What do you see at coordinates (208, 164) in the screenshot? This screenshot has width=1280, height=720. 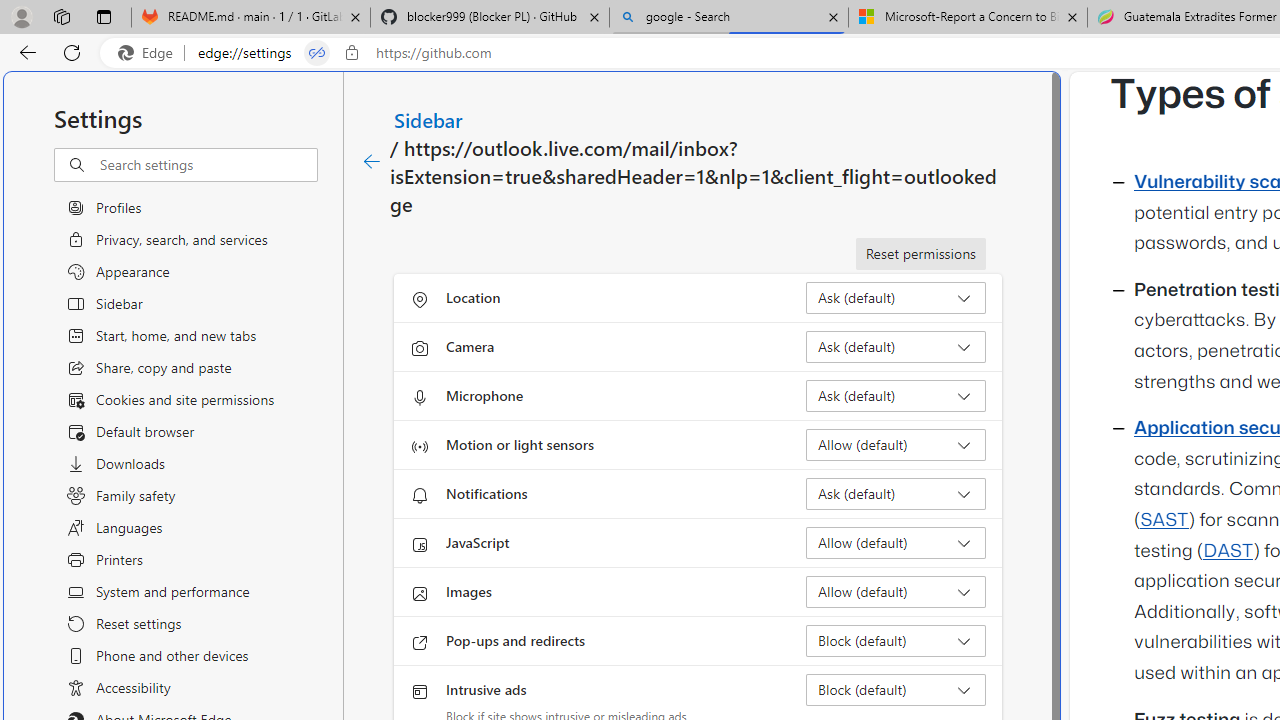 I see `'Search settings'` at bounding box center [208, 164].